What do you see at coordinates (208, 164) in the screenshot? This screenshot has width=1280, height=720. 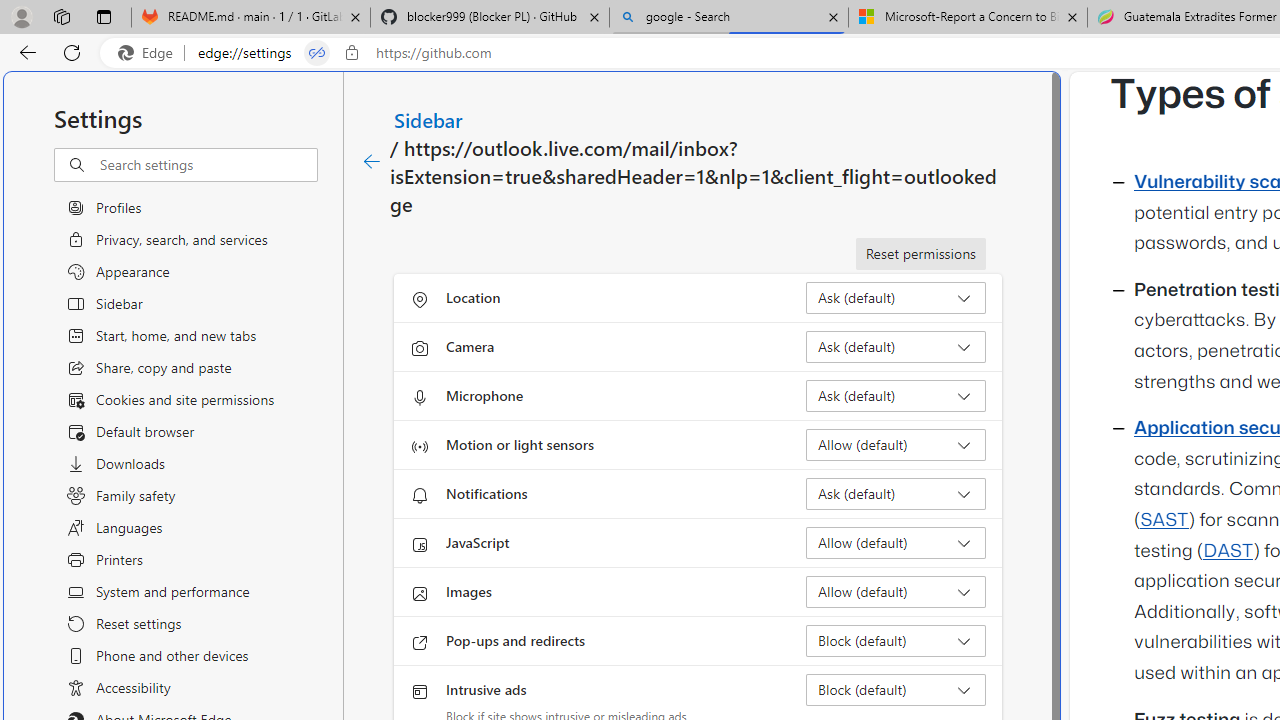 I see `'Search settings'` at bounding box center [208, 164].